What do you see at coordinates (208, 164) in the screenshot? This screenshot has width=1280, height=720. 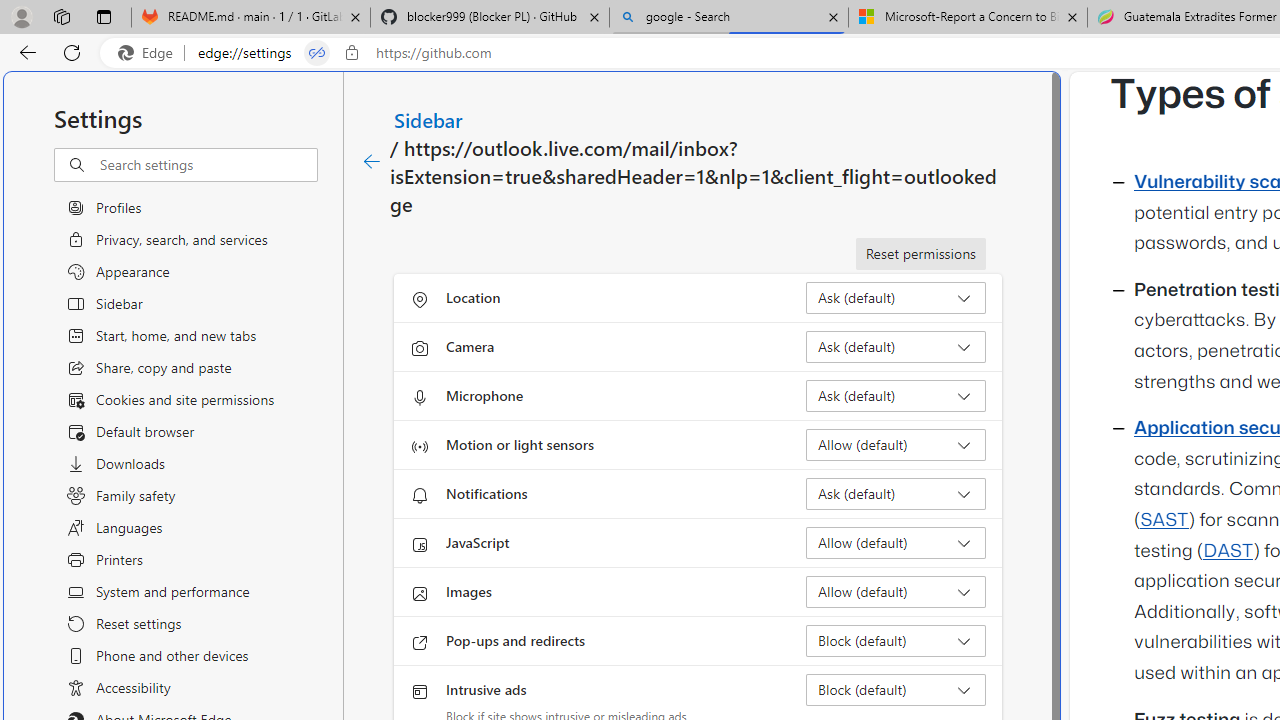 I see `'Search settings'` at bounding box center [208, 164].